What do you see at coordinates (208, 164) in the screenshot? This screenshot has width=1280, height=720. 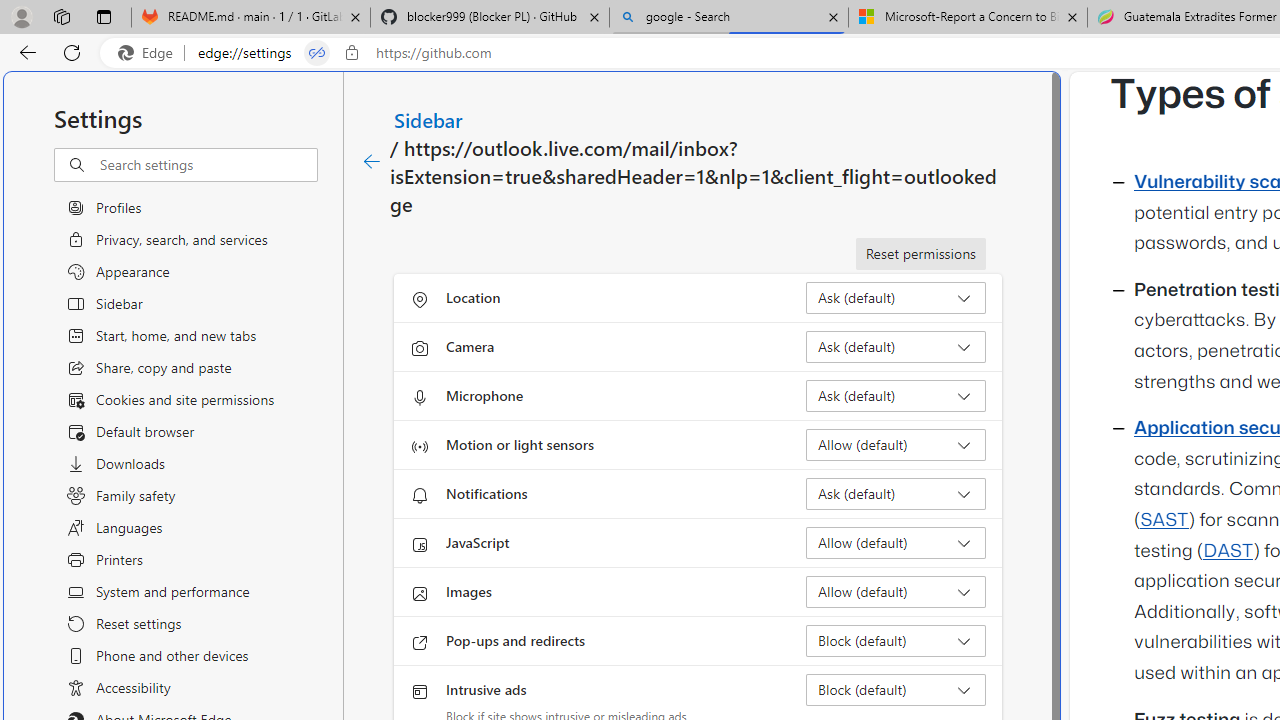 I see `'Search settings'` at bounding box center [208, 164].